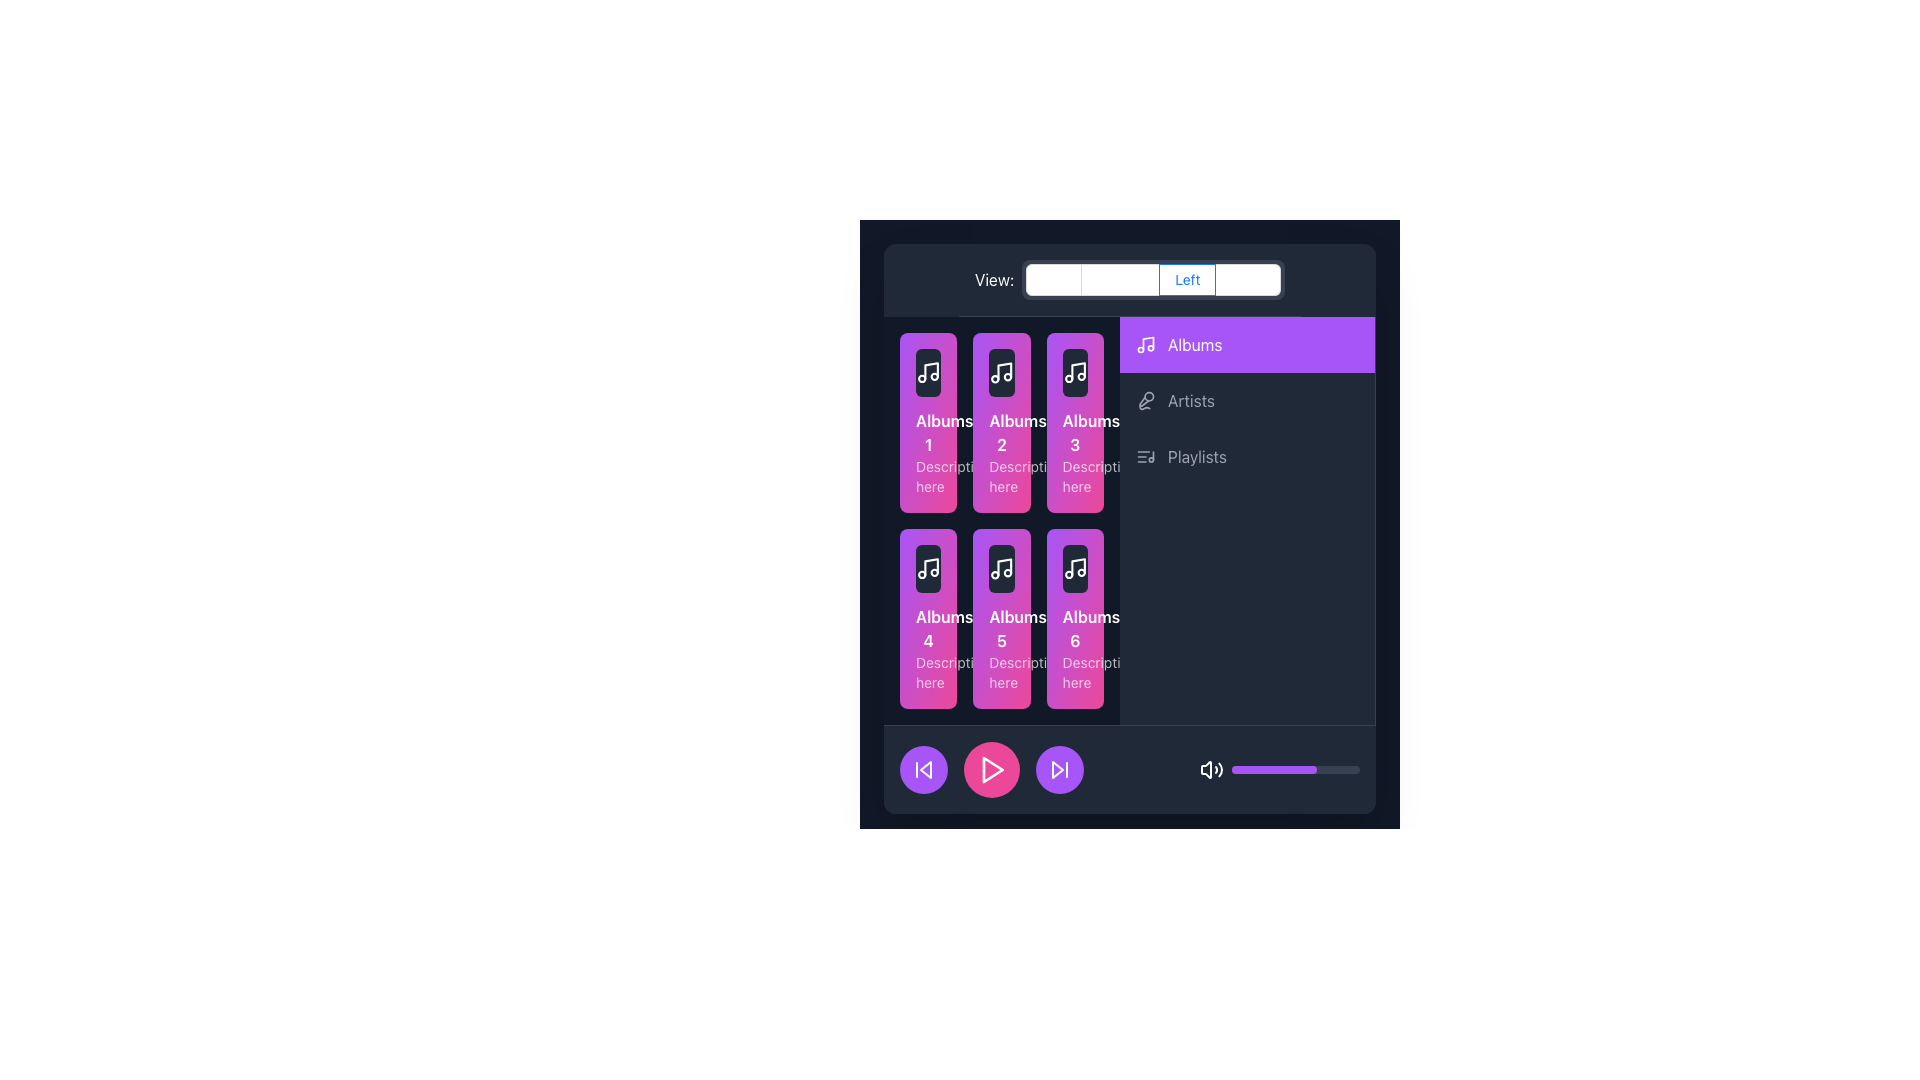  Describe the element at coordinates (925, 769) in the screenshot. I see `the leftmost circular button in the bottom-left corner of the interface, which symbolizes a skip-backward action` at that location.